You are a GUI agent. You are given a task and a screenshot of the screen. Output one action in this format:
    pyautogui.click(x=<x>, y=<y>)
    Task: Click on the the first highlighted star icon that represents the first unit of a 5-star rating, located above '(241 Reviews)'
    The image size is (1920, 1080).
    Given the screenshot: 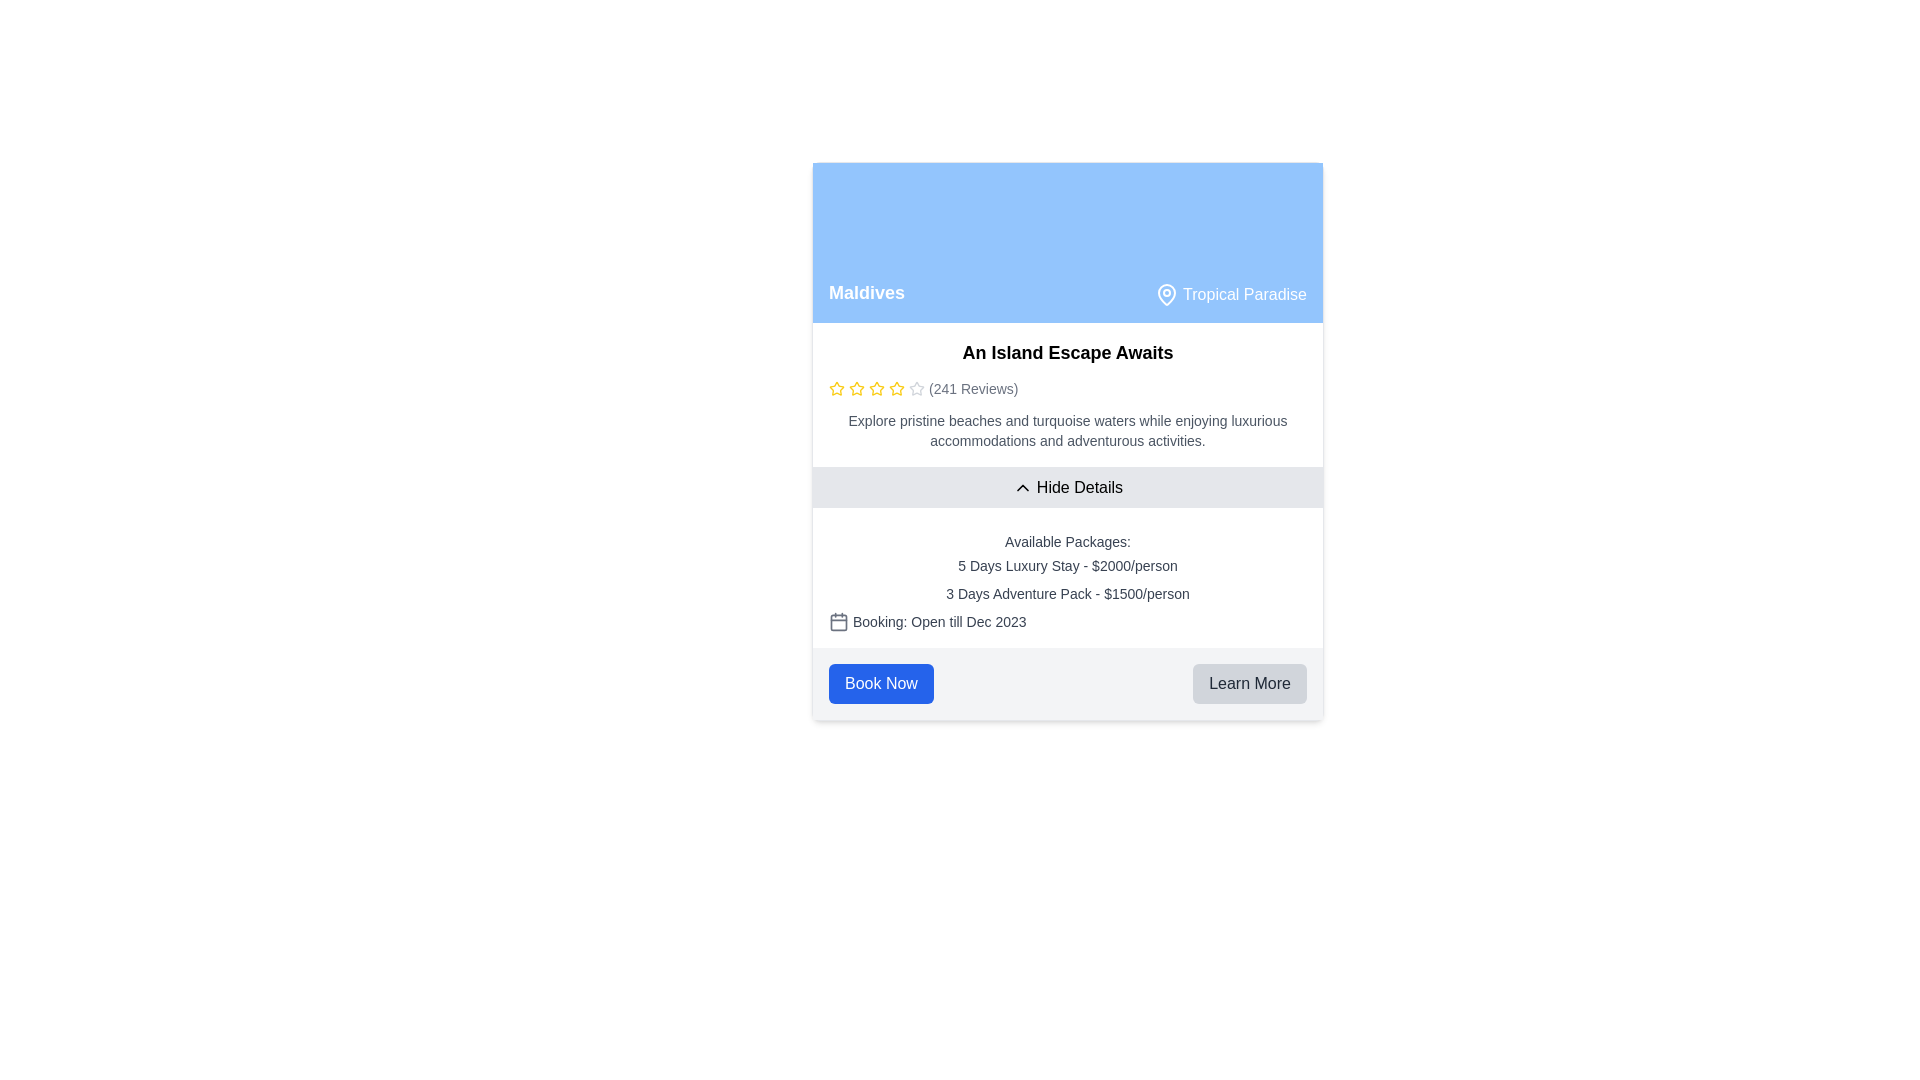 What is the action you would take?
    pyautogui.click(x=836, y=389)
    